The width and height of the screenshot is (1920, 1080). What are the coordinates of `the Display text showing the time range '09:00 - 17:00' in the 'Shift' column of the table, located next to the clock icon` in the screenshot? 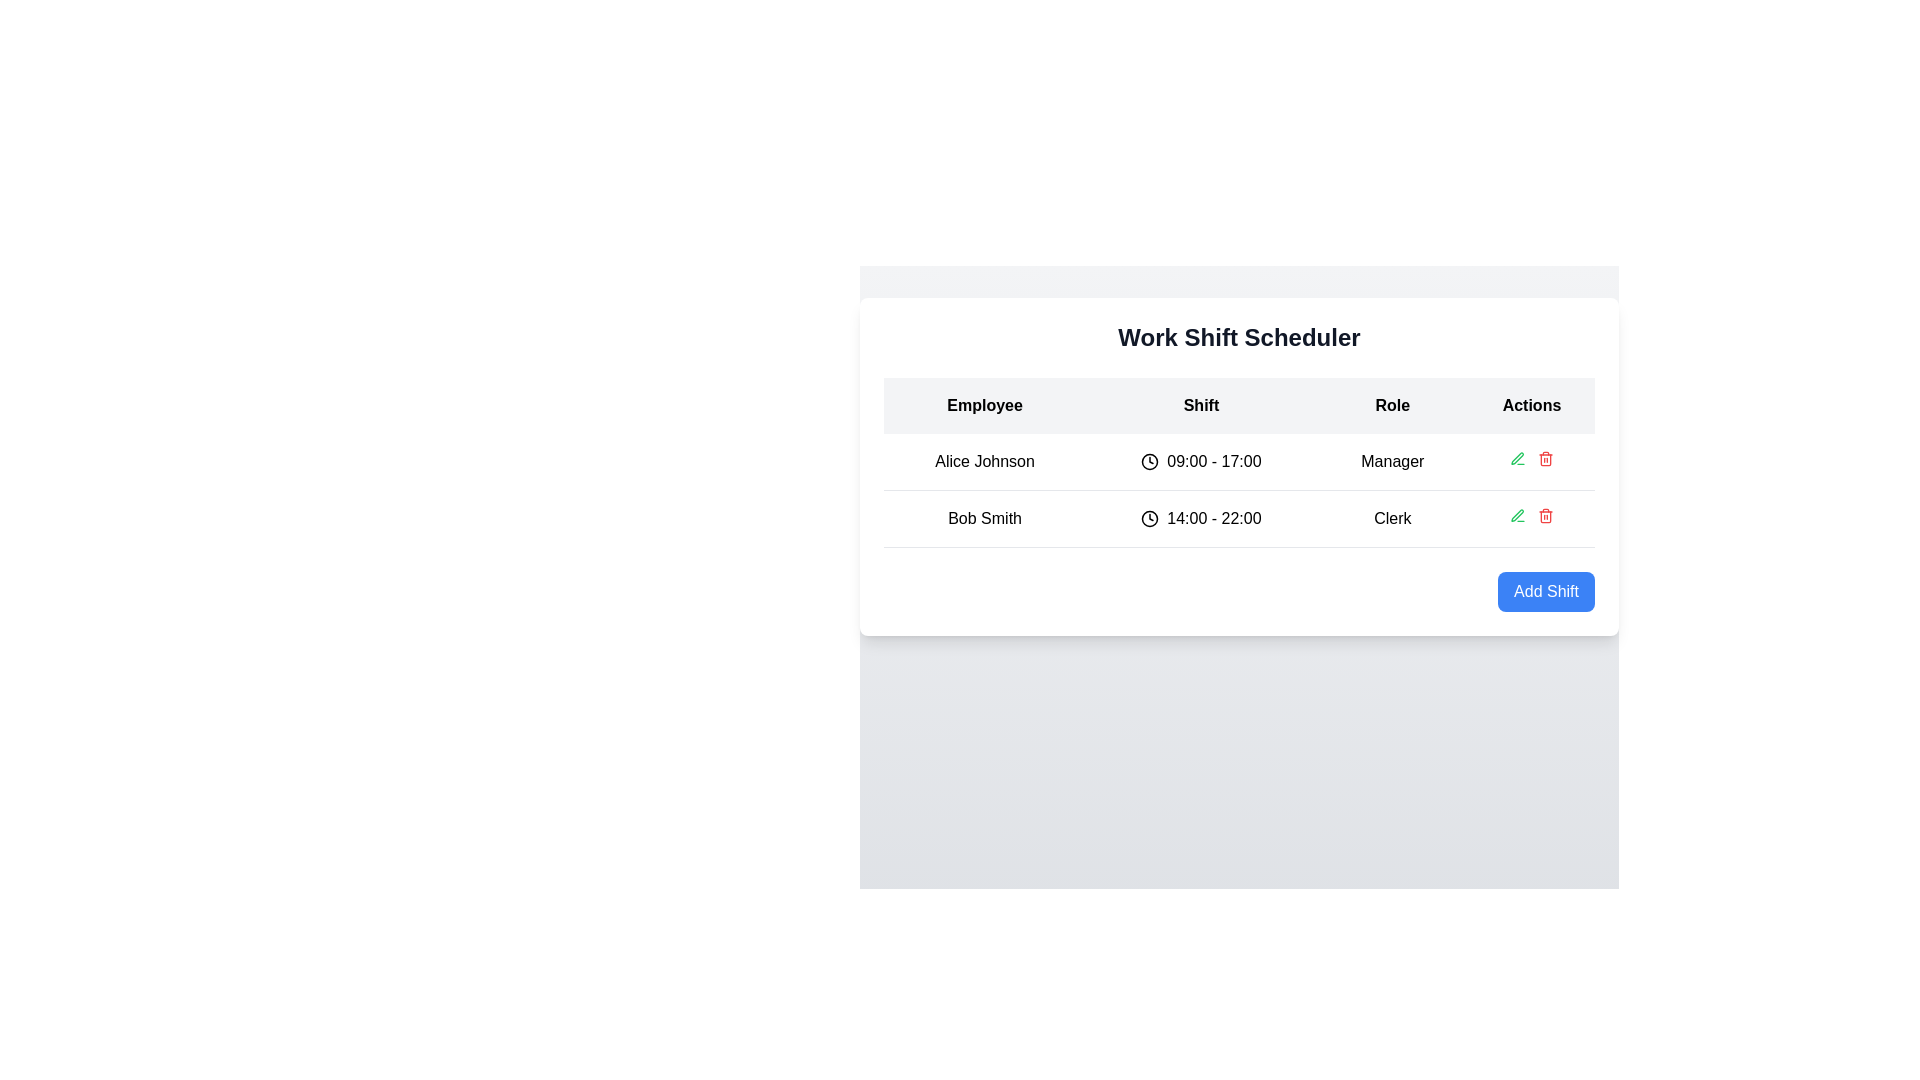 It's located at (1213, 462).